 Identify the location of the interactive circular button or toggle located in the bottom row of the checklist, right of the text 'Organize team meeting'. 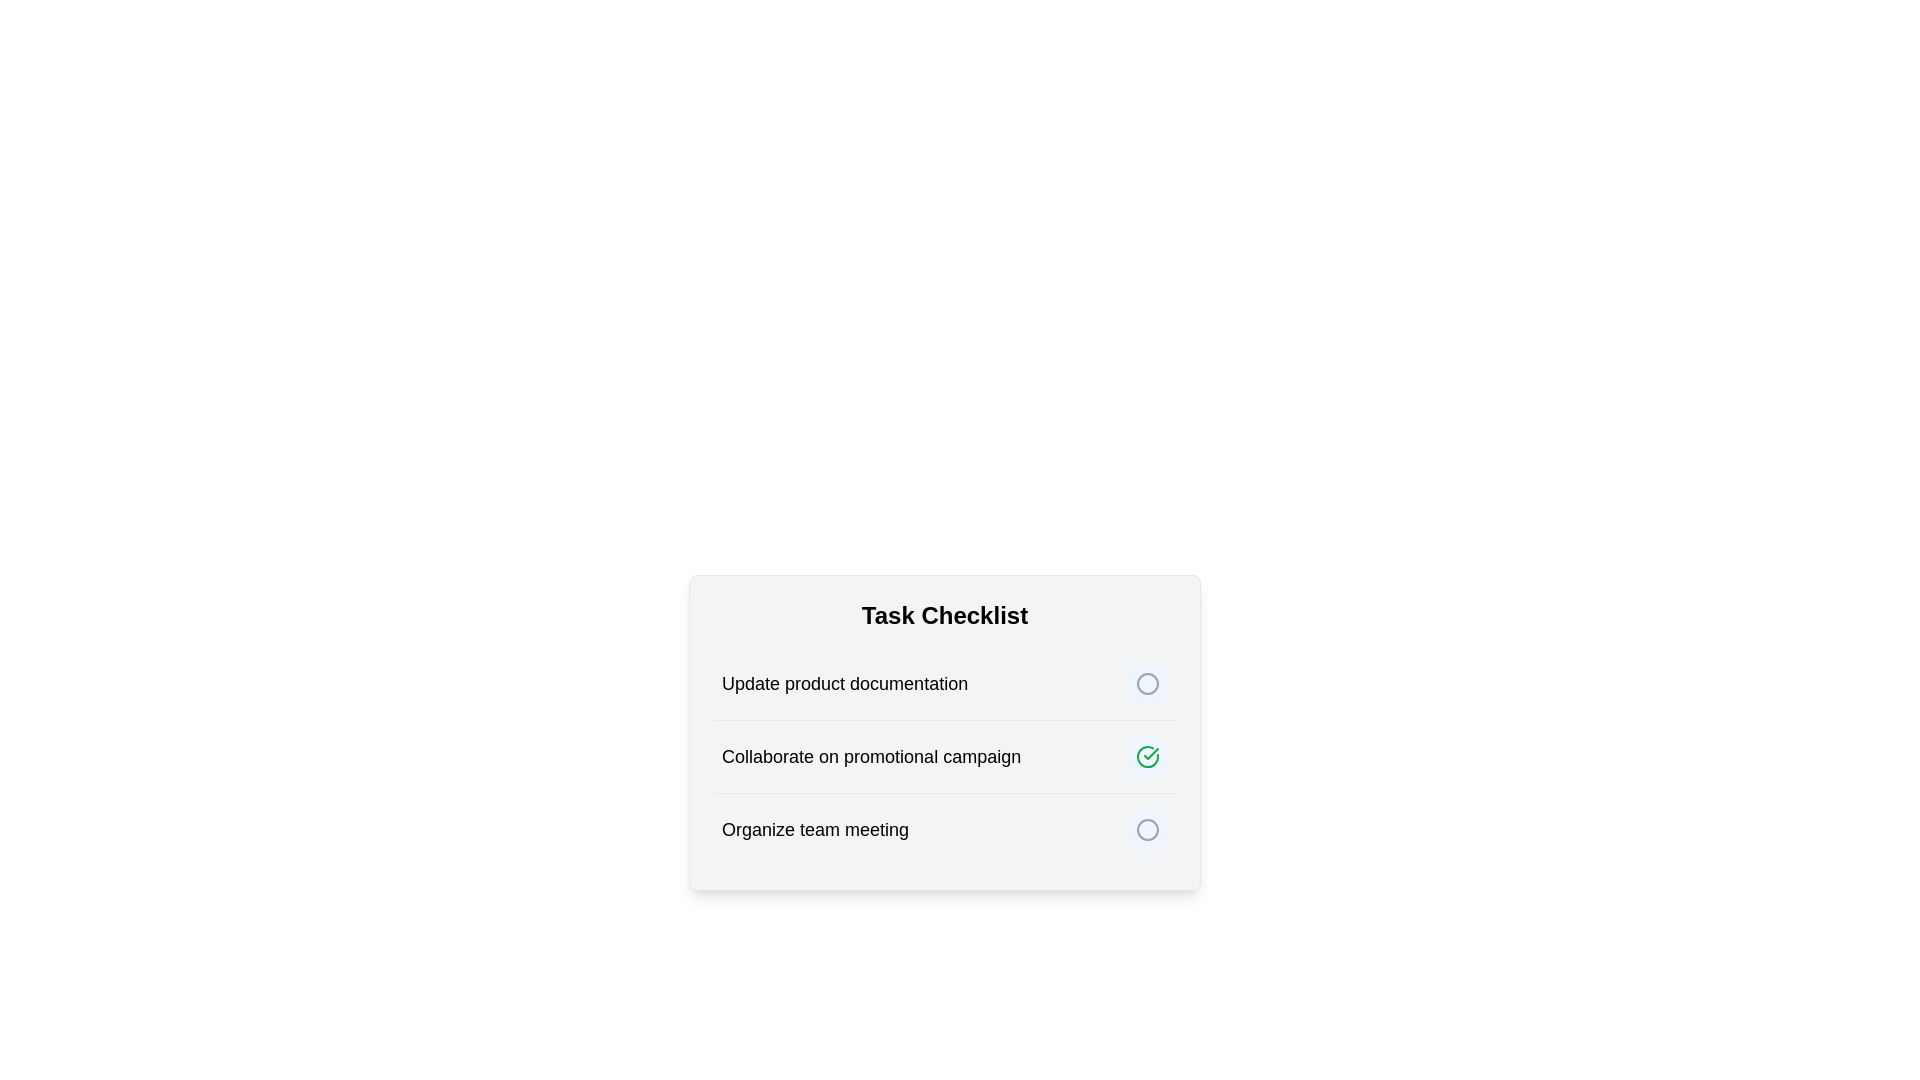
(1147, 829).